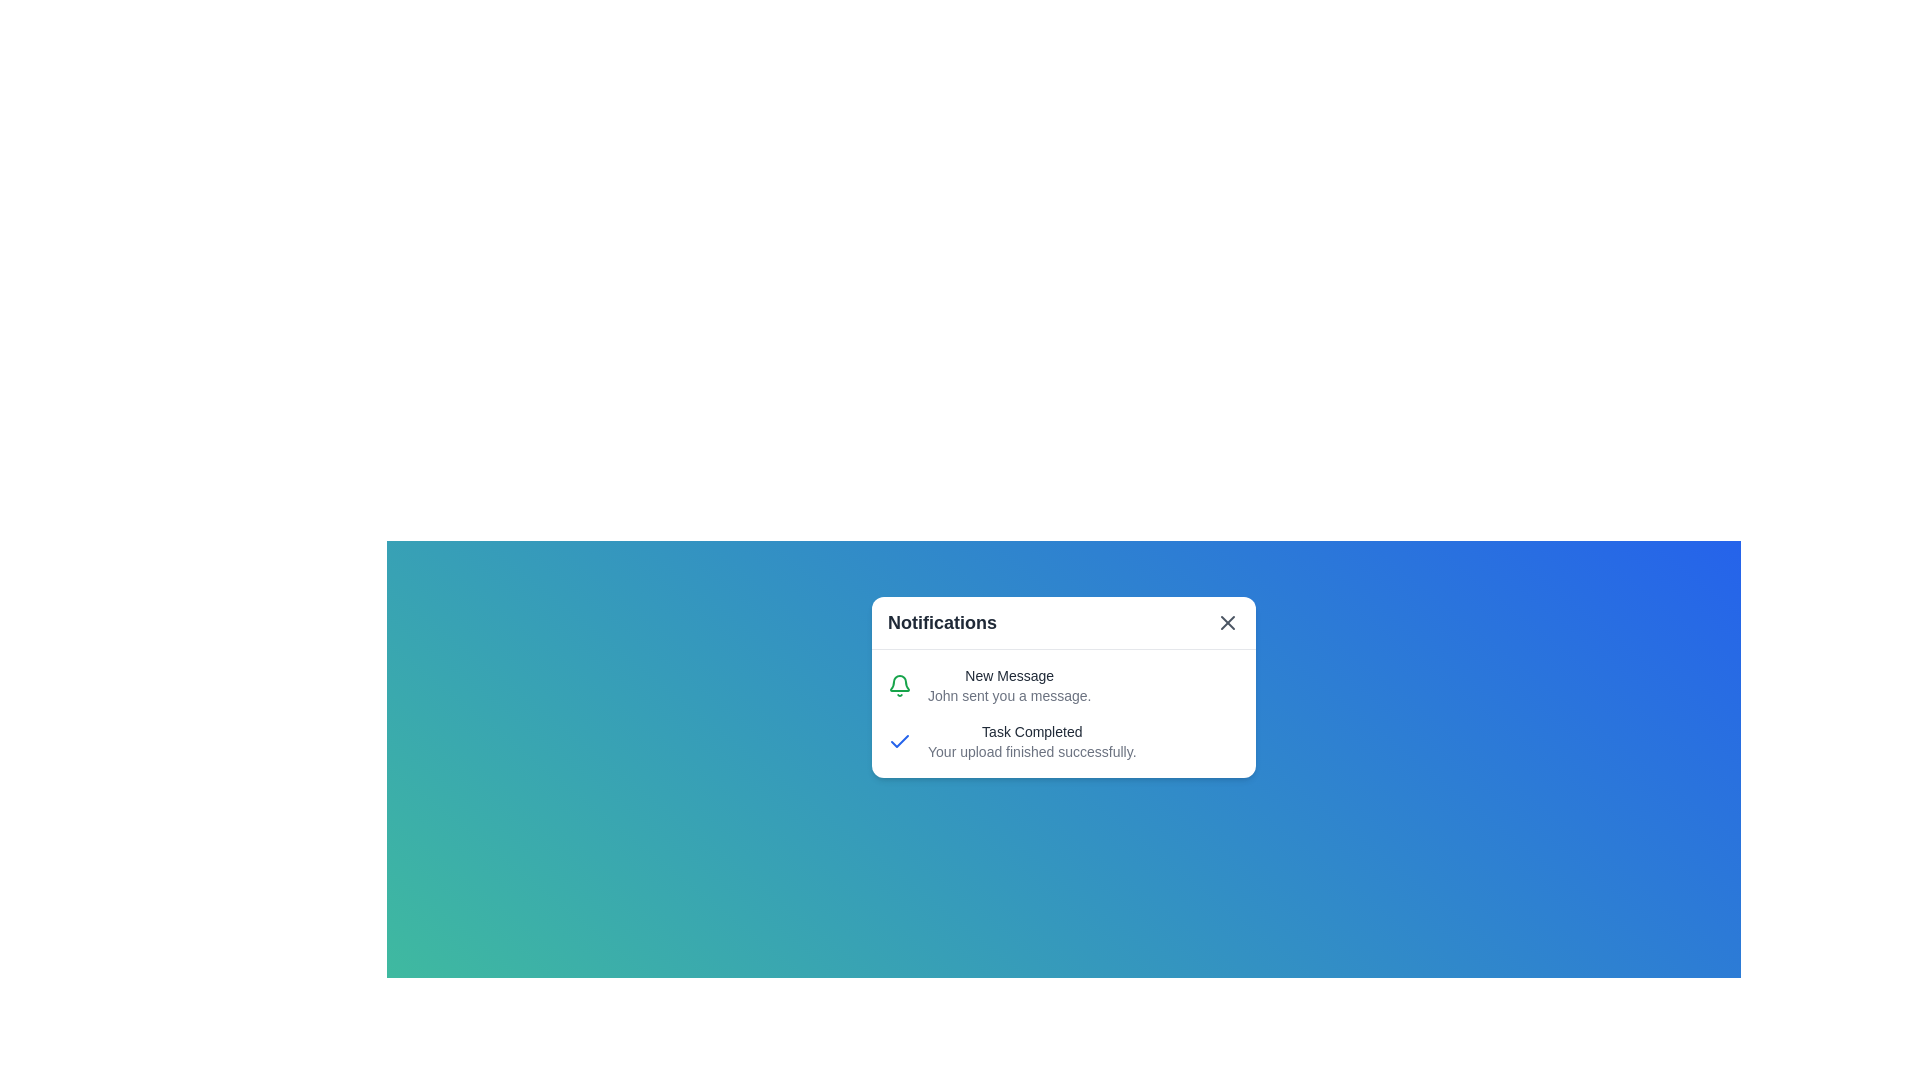 This screenshot has width=1920, height=1080. I want to click on the Close button icon (X) located in the upper-right corner of the notification dialog to change its color to red if applicable, so click(1227, 622).